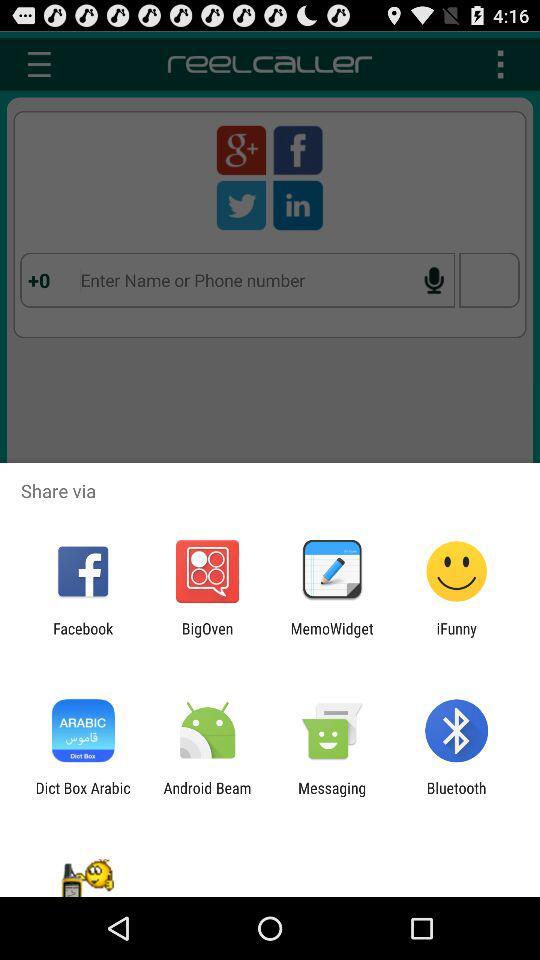 The width and height of the screenshot is (540, 960). Describe the element at coordinates (206, 796) in the screenshot. I see `the item next to the dict box arabic app` at that location.